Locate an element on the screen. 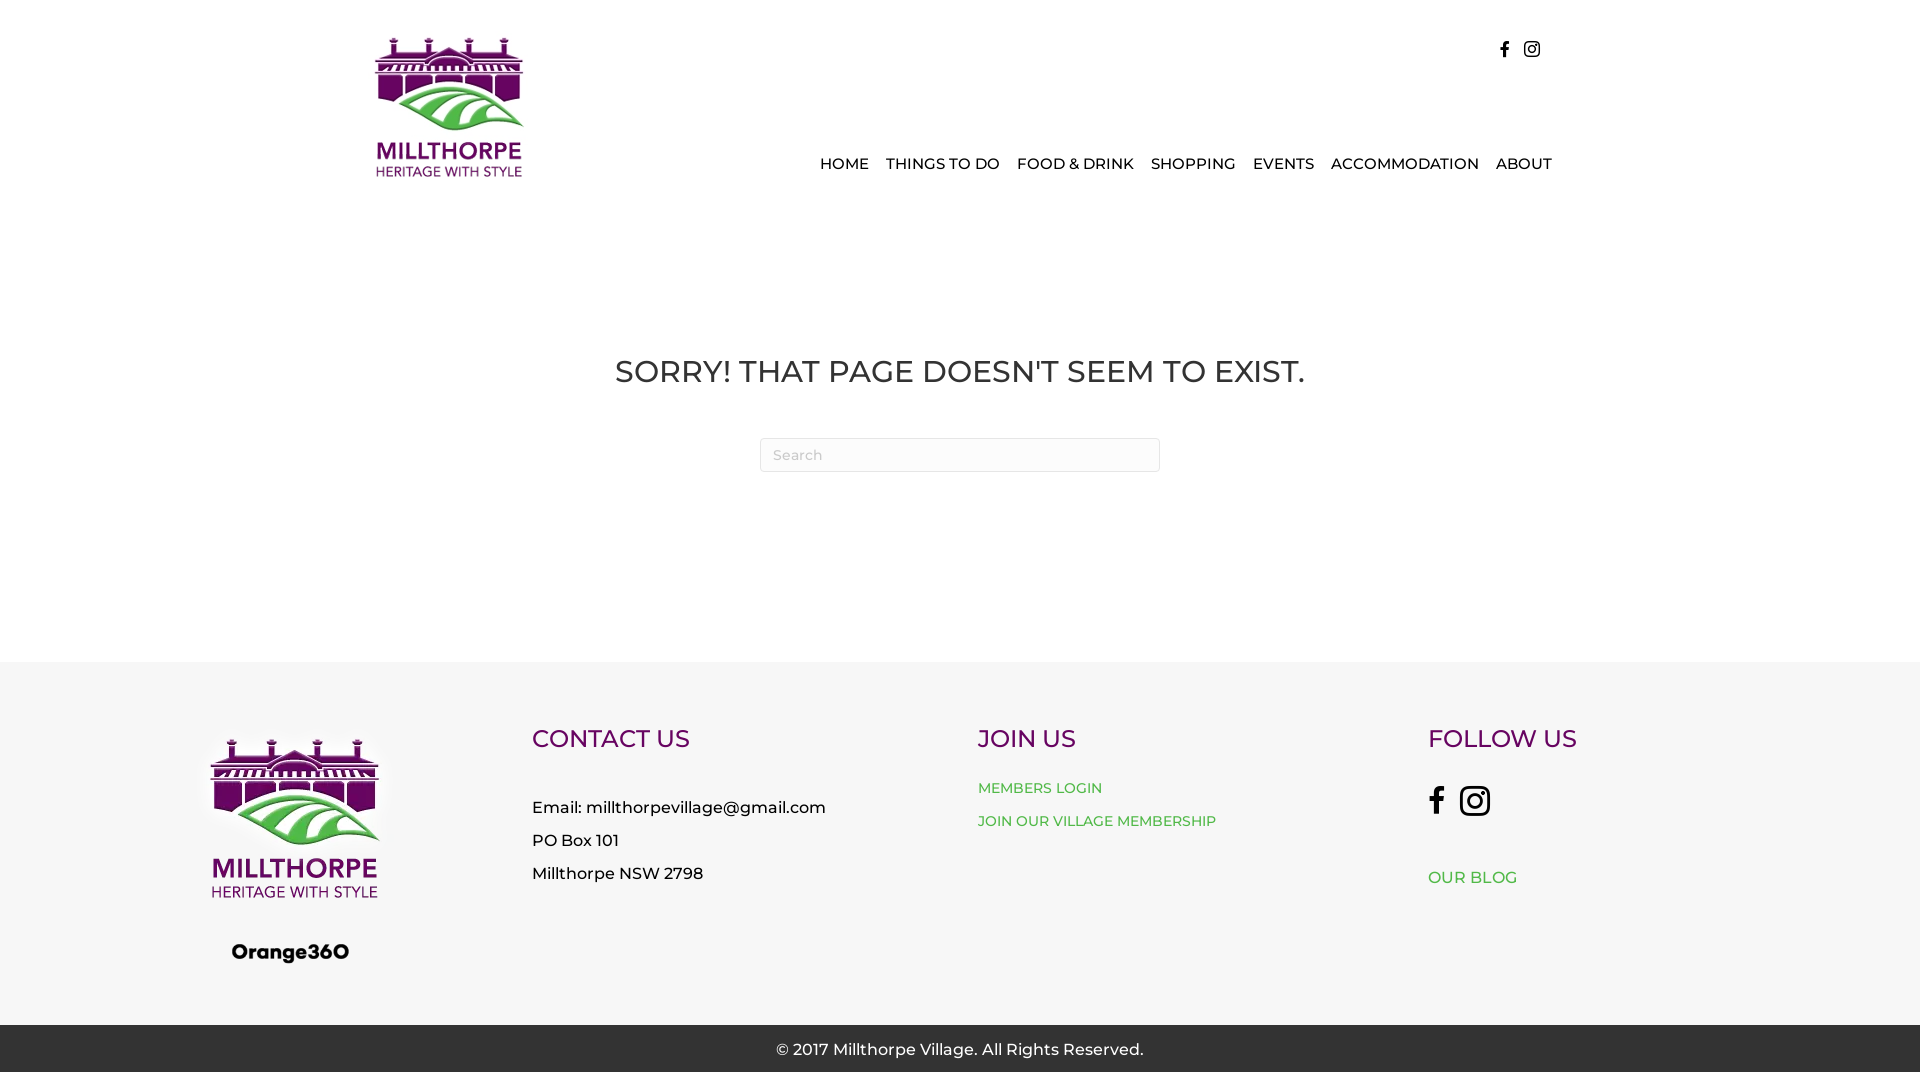 This screenshot has height=1080, width=1920. 'JOIN OUR VILLAGE MEMBERSHIP' is located at coordinates (978, 821).